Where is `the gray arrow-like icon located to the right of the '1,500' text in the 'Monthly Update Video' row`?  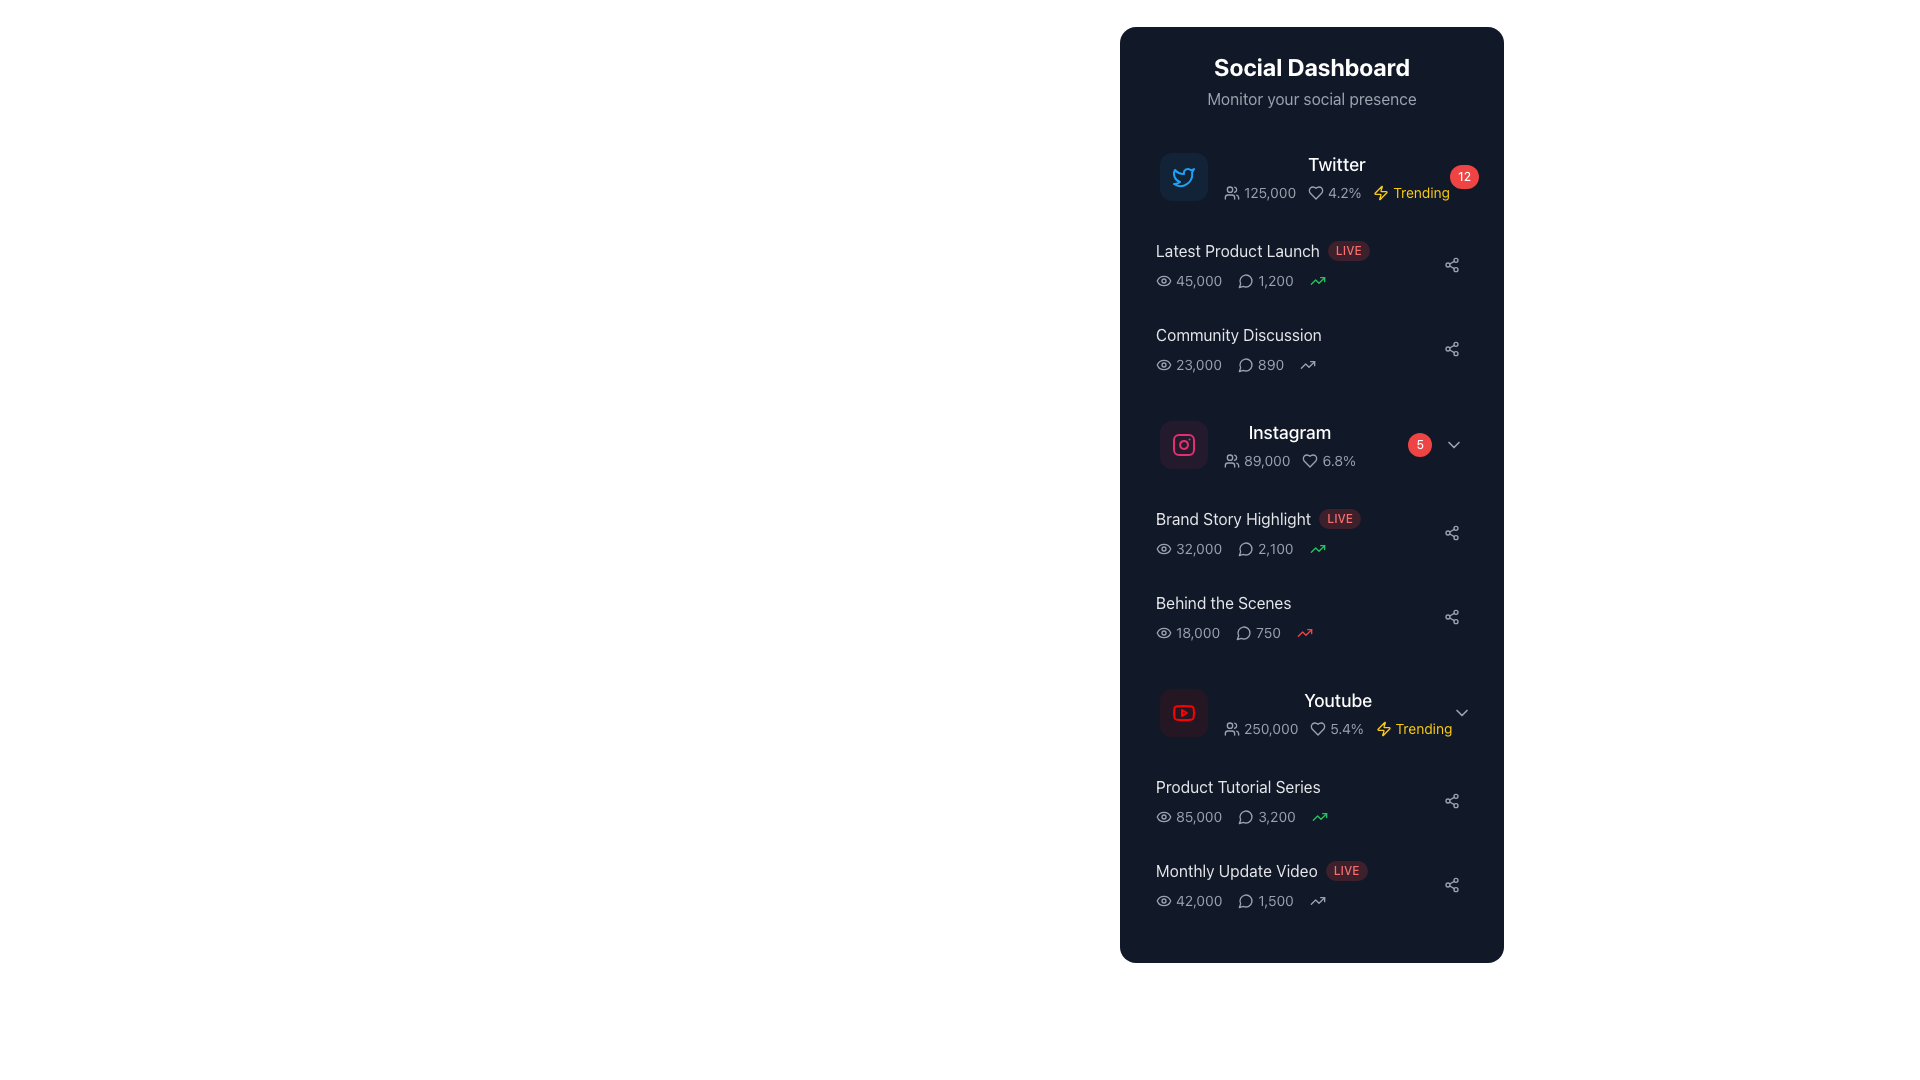 the gray arrow-like icon located to the right of the '1,500' text in the 'Monthly Update Video' row is located at coordinates (1317, 901).